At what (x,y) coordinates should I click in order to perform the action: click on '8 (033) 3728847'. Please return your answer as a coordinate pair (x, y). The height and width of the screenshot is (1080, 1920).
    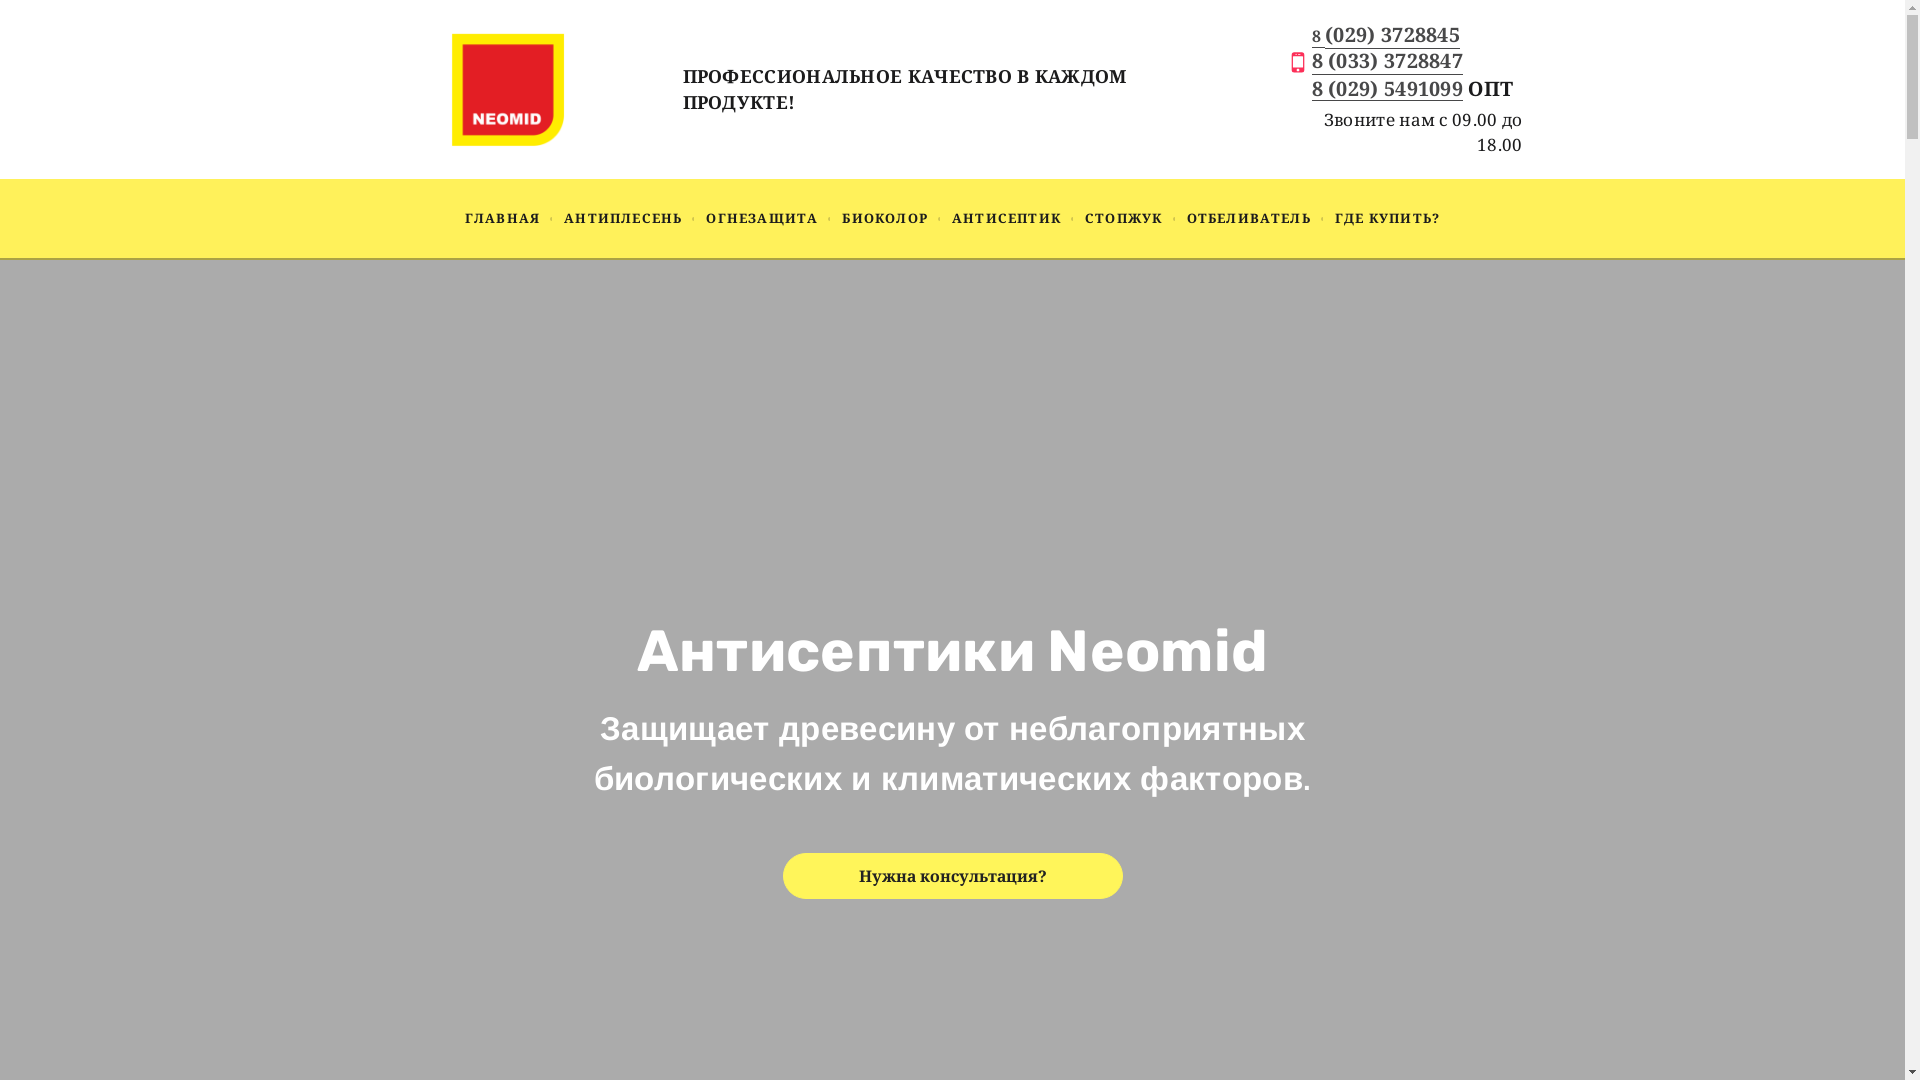
    Looking at the image, I should click on (1386, 60).